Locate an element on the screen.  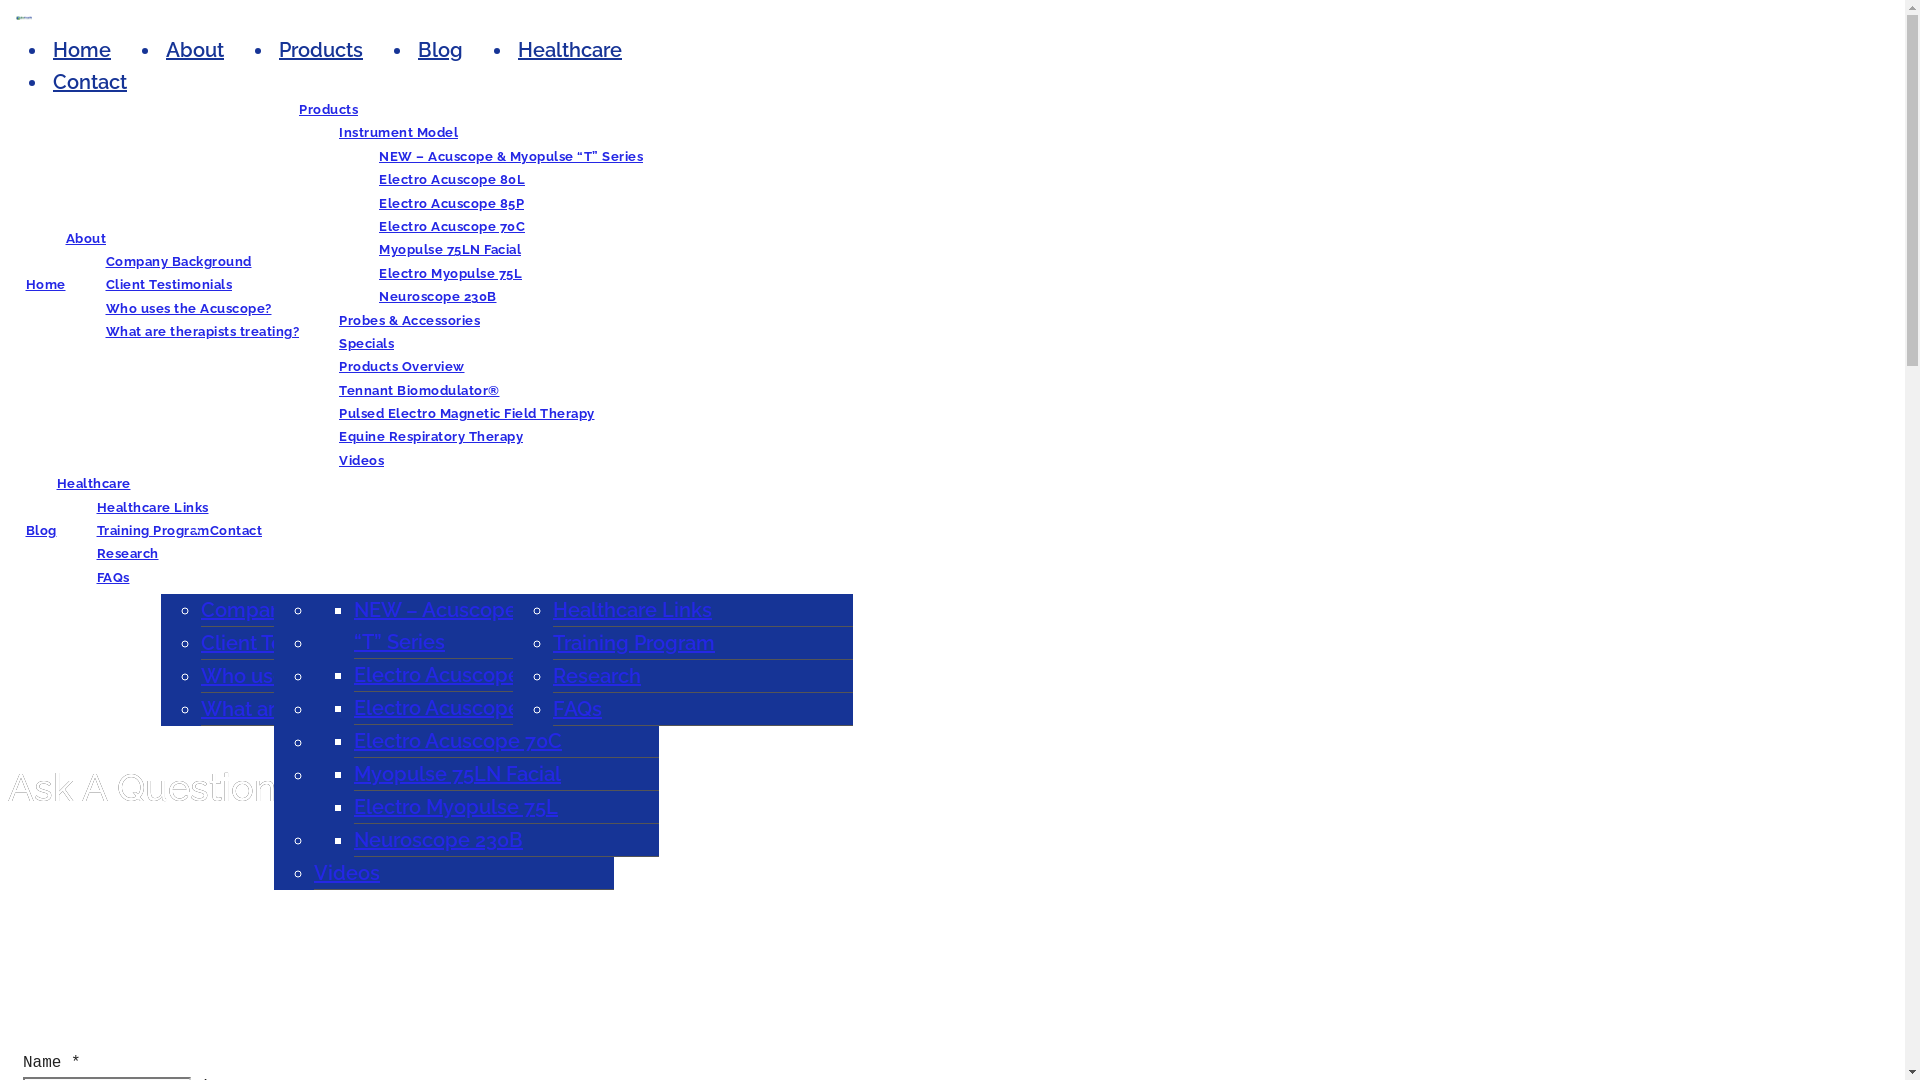
'Probes & Accessories' is located at coordinates (408, 319).